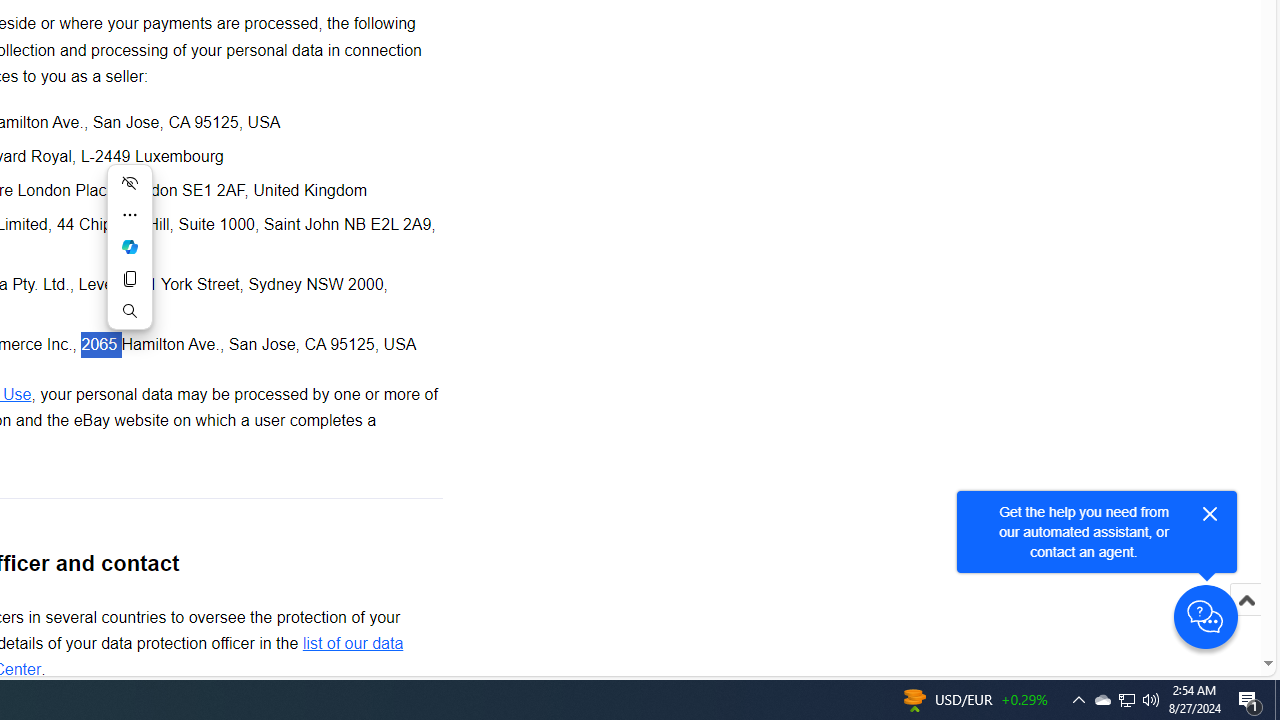  I want to click on 'Hide menu', so click(128, 182).